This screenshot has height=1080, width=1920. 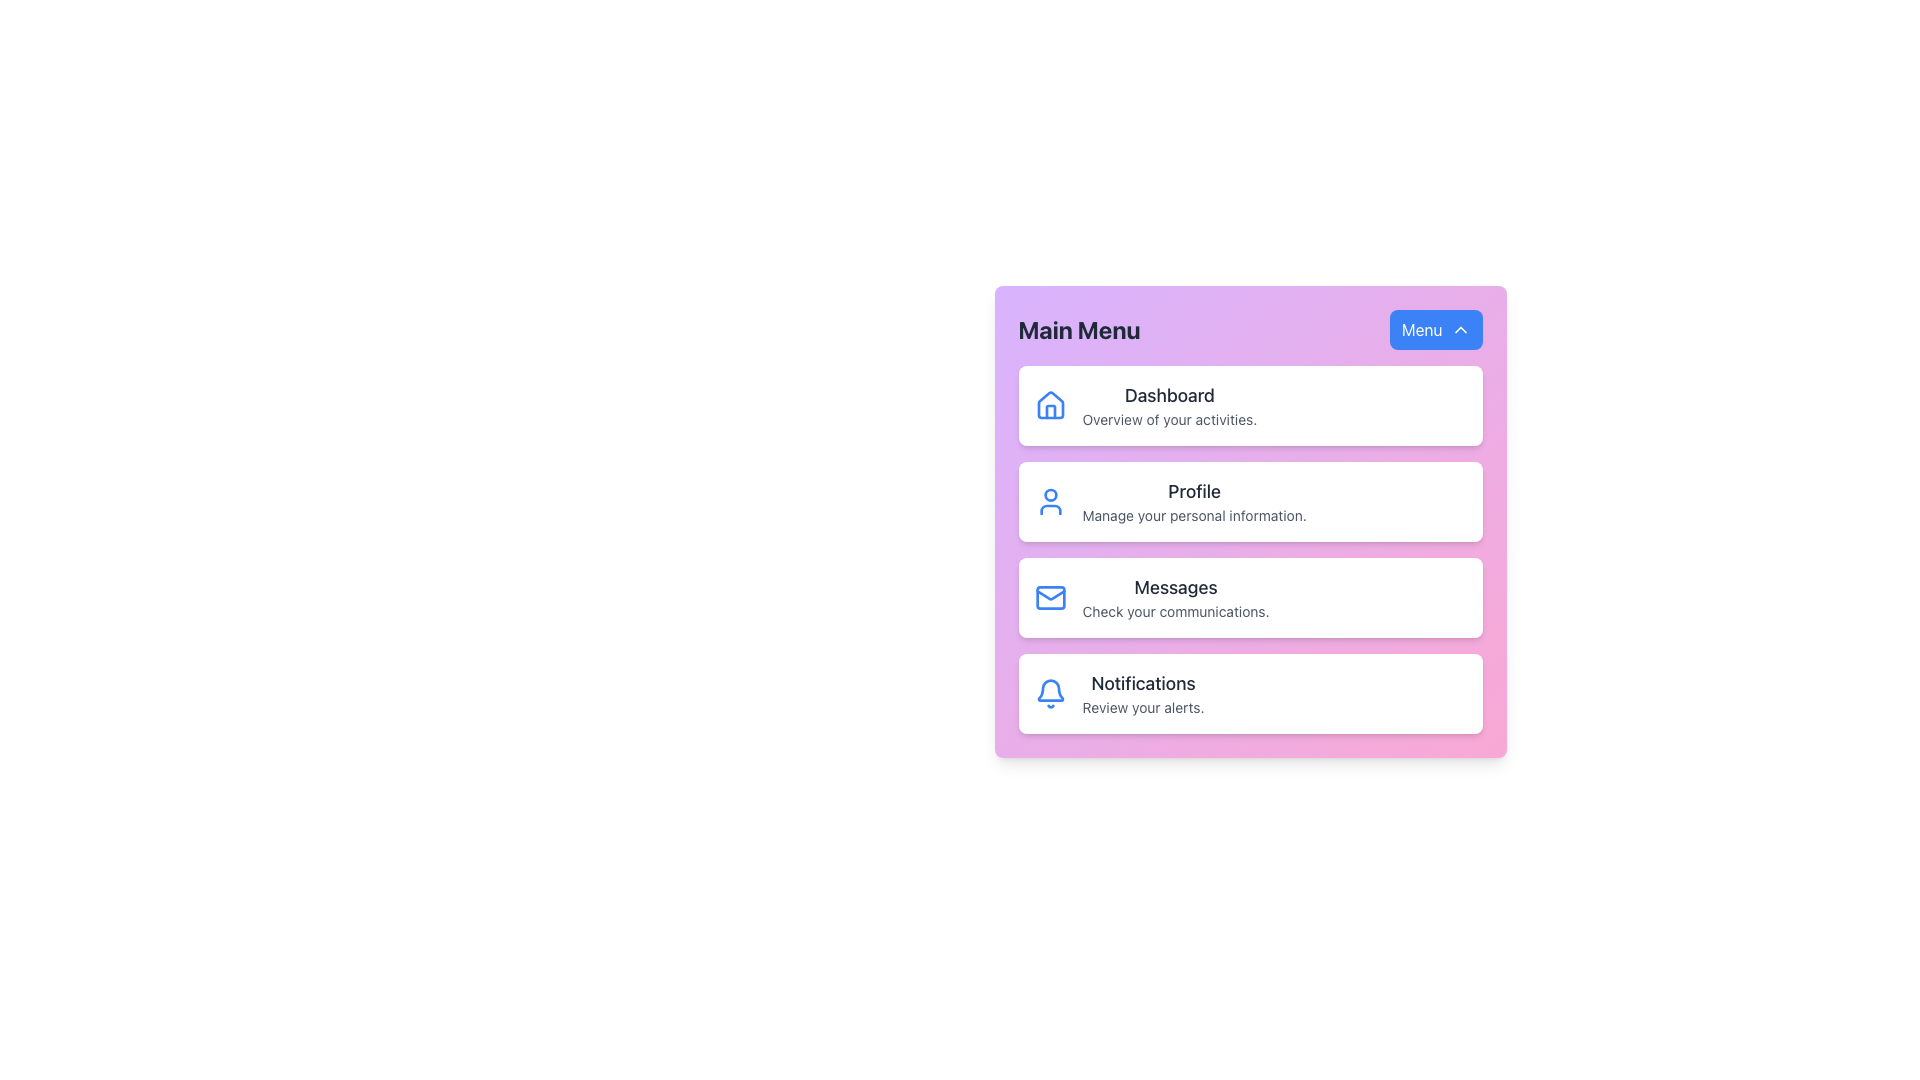 I want to click on the Composite text element that describes the 'Notifications' menu item, located at the bottom of the vertical stack of menu options, so click(x=1143, y=693).